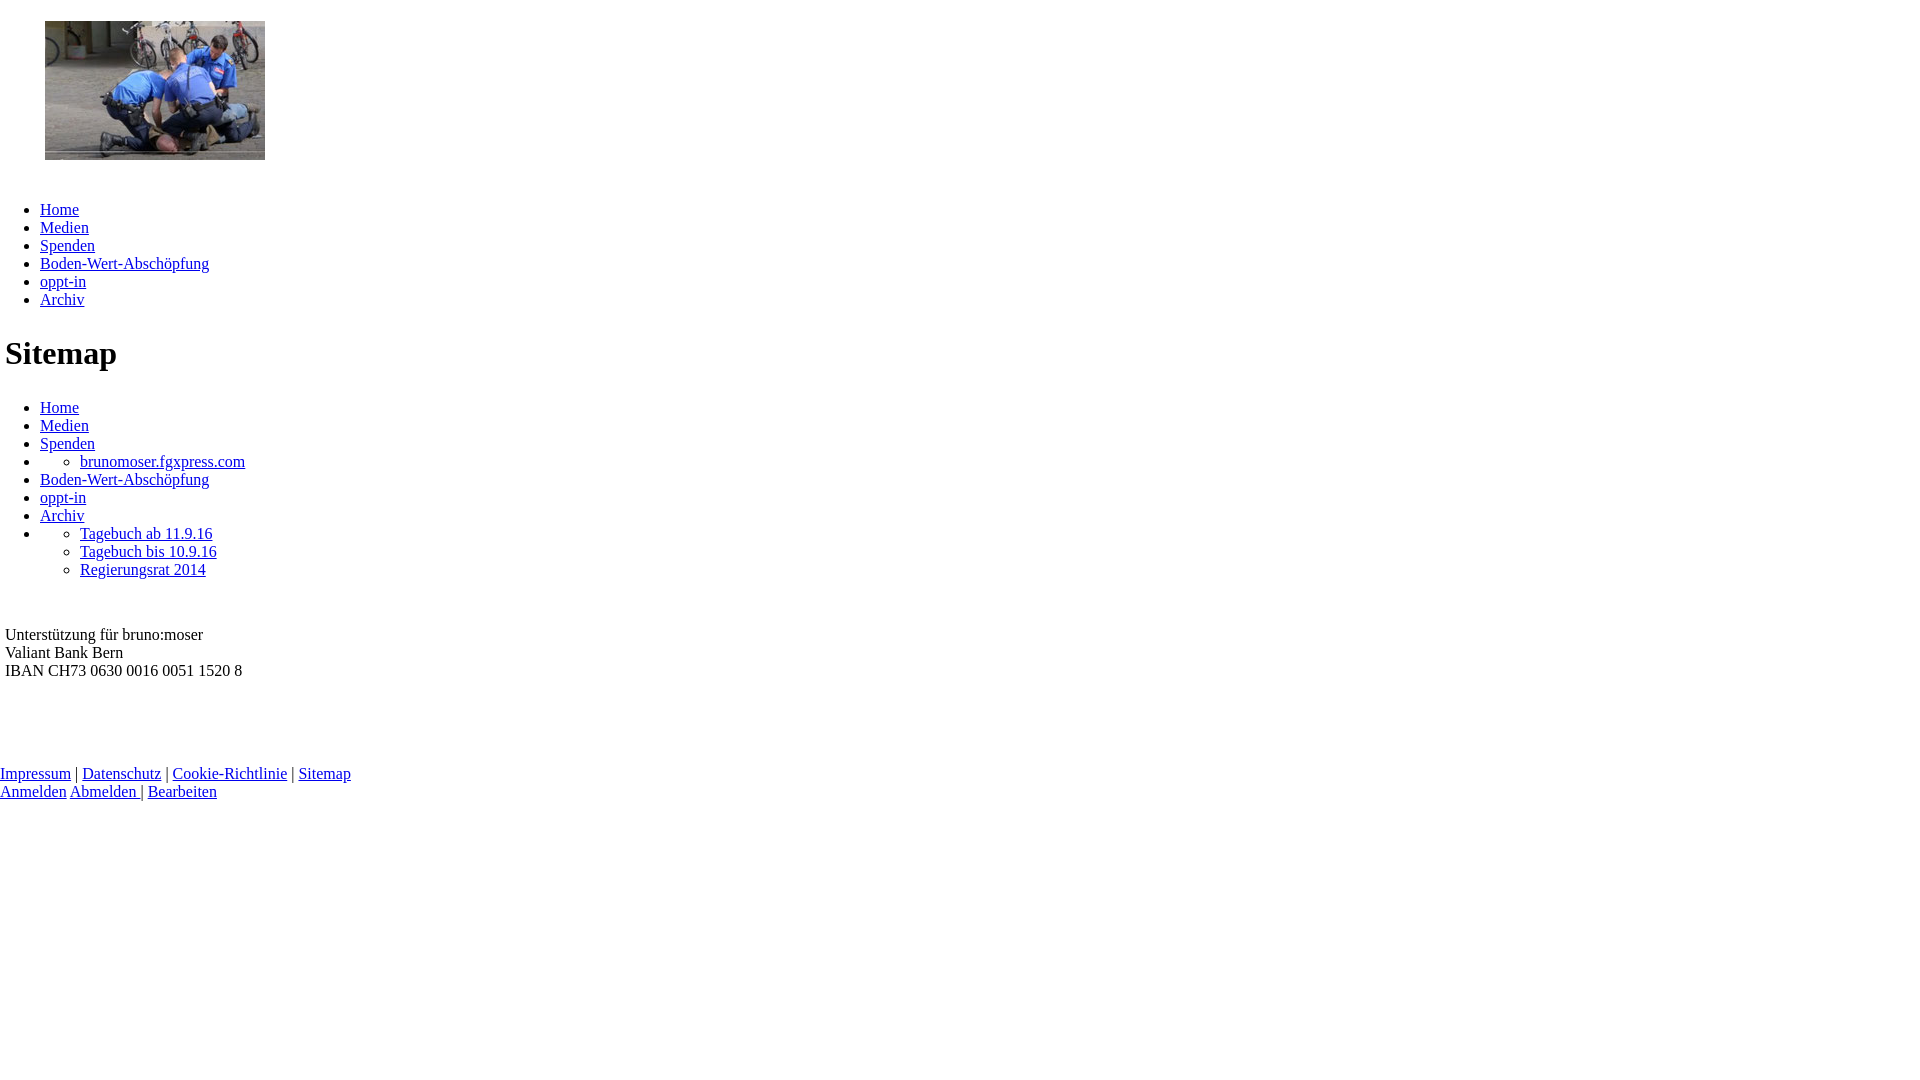 This screenshot has height=1080, width=1920. Describe the element at coordinates (147, 551) in the screenshot. I see `'Tagebuch bis 10.9.16'` at that location.